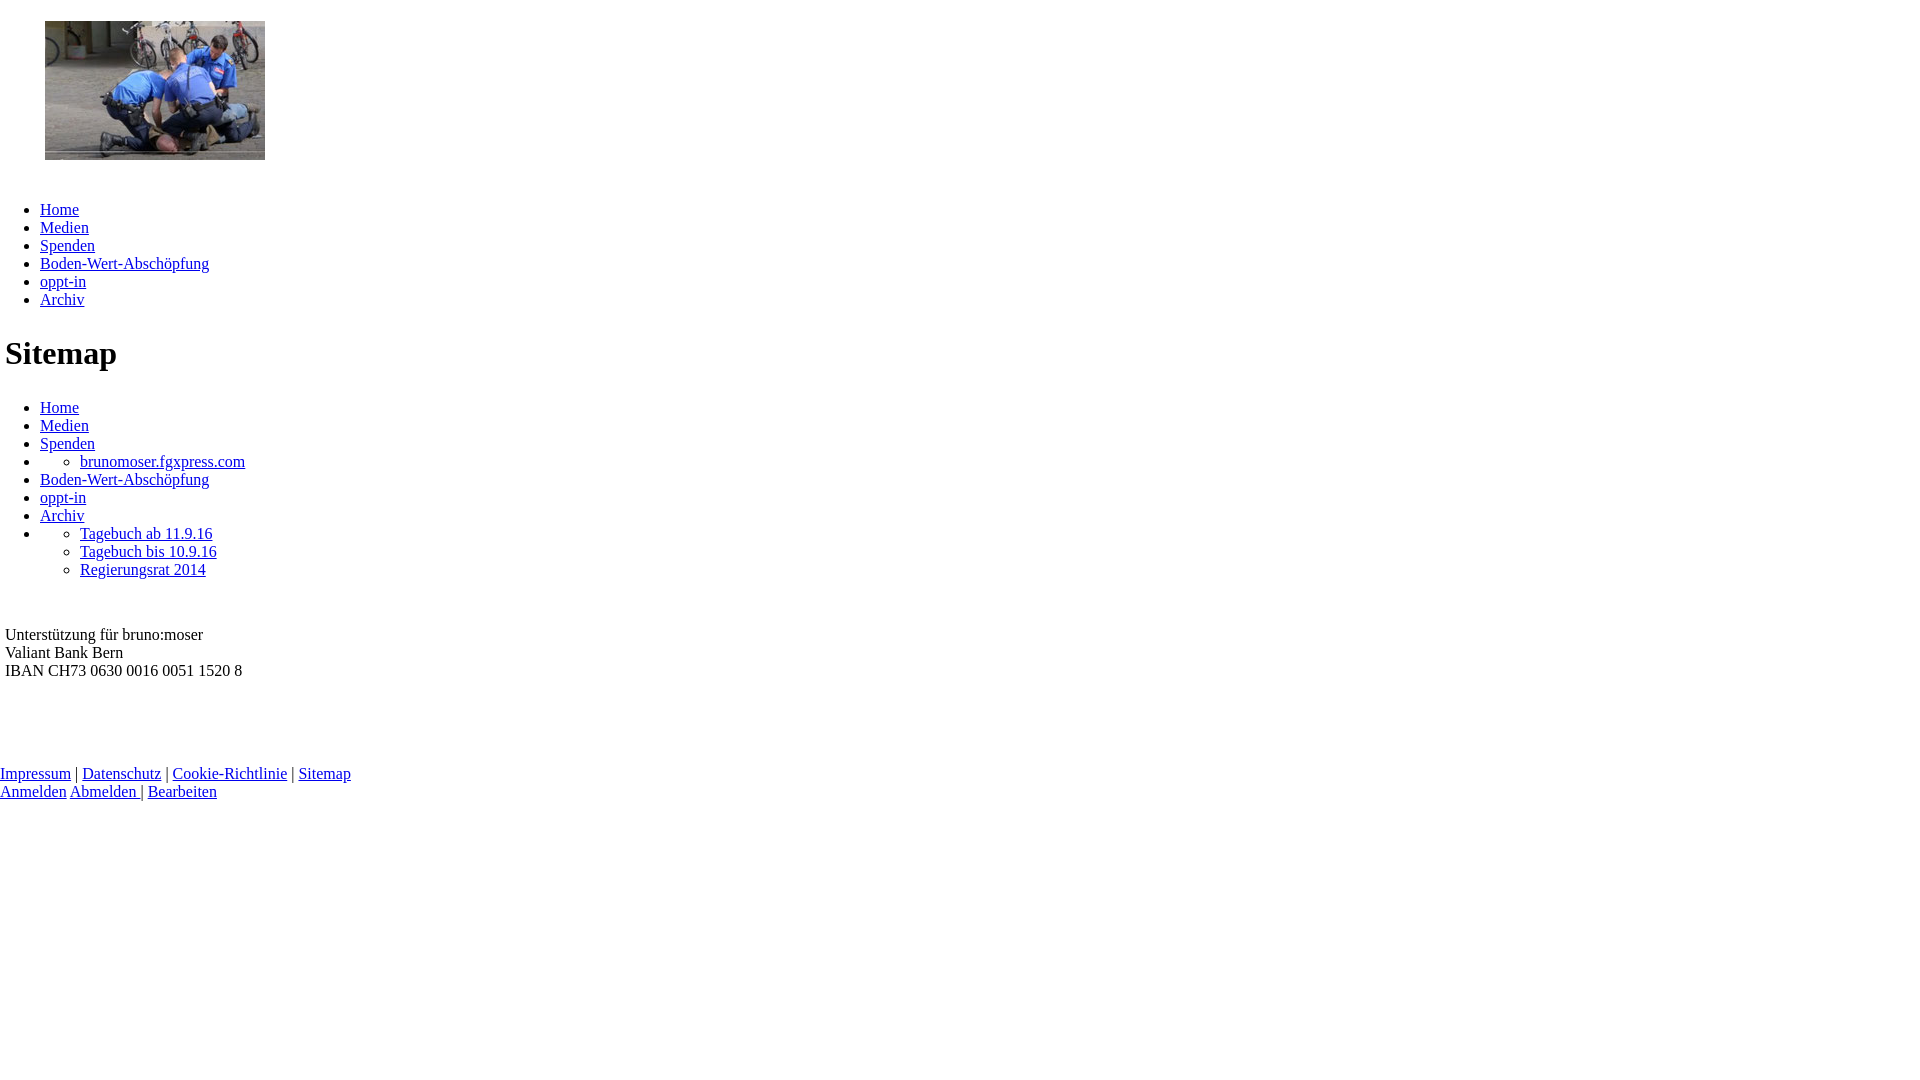 This screenshot has height=1080, width=1920. Describe the element at coordinates (147, 551) in the screenshot. I see `'Tagebuch bis 10.9.16'` at that location.